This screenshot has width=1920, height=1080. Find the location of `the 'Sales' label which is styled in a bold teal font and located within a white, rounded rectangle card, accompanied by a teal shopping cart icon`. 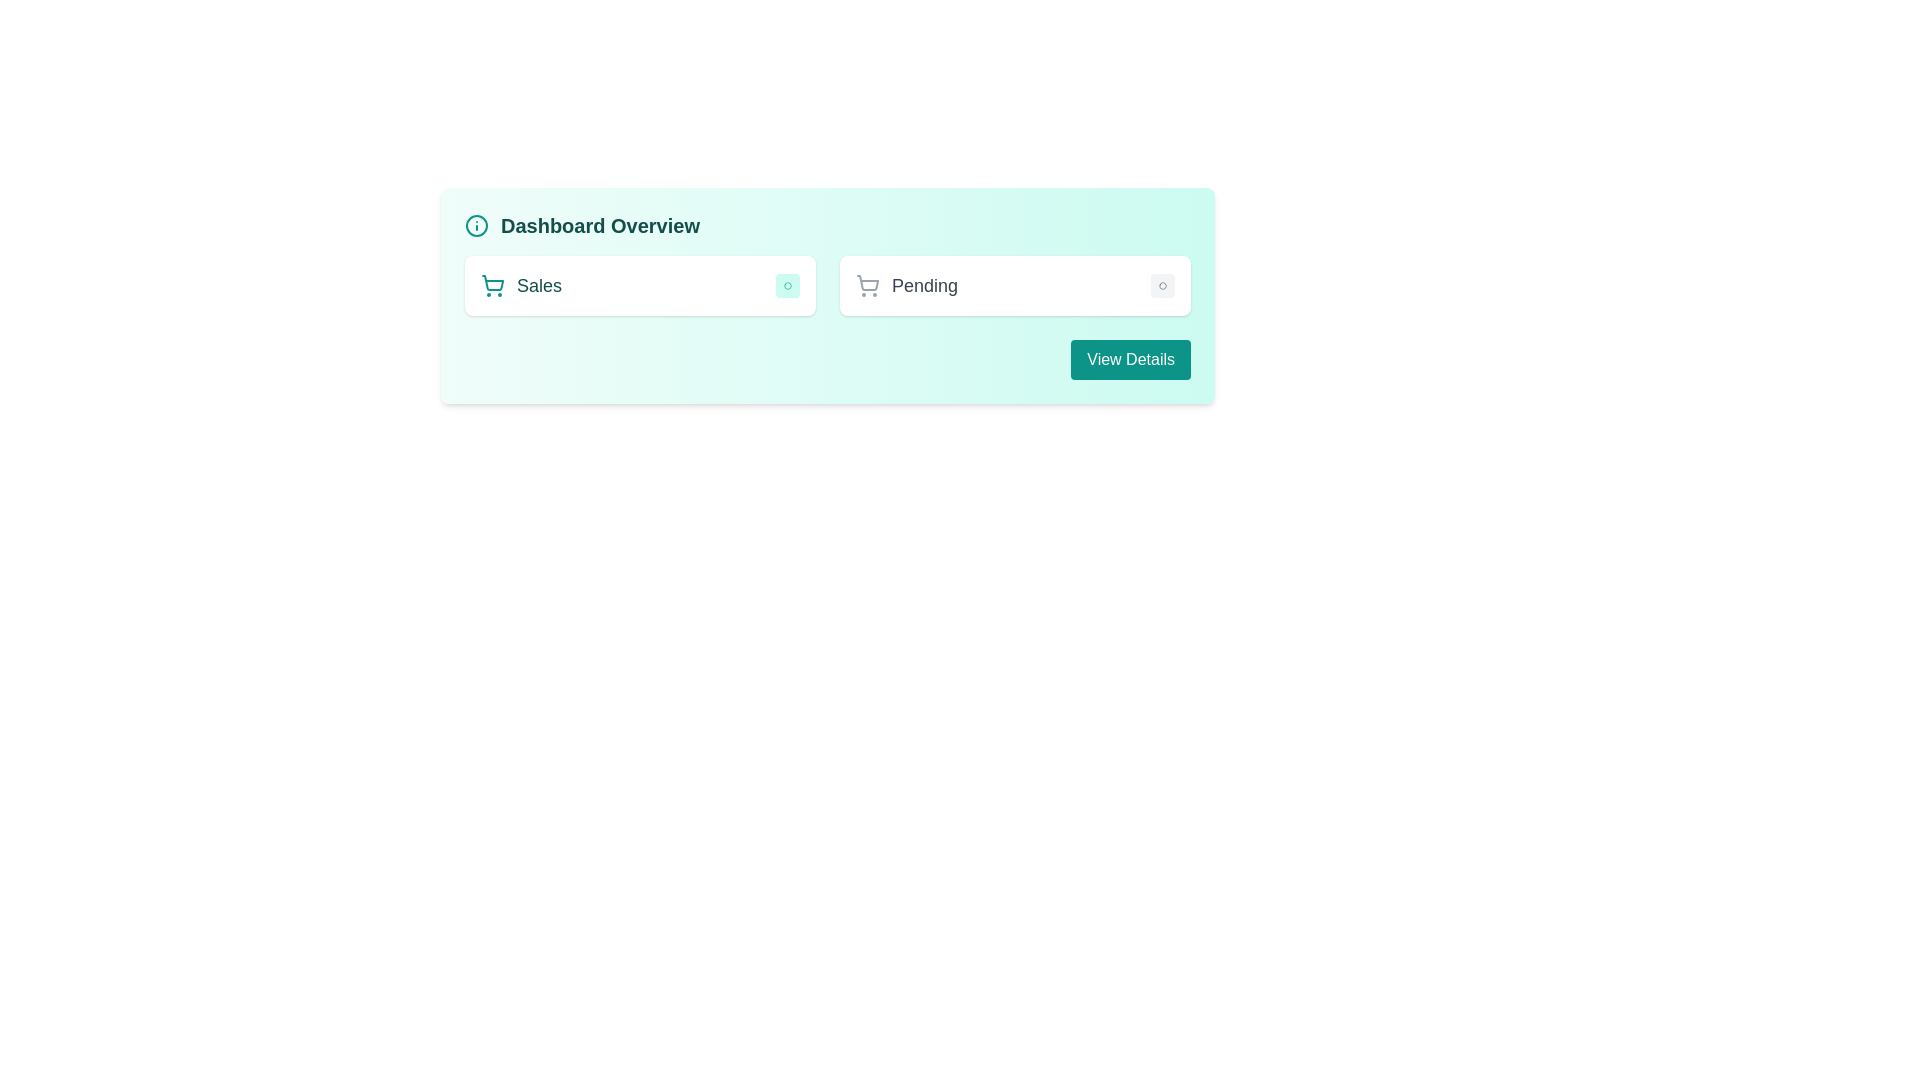

the 'Sales' label which is styled in a bold teal font and located within a white, rounded rectangle card, accompanied by a teal shopping cart icon is located at coordinates (521, 285).